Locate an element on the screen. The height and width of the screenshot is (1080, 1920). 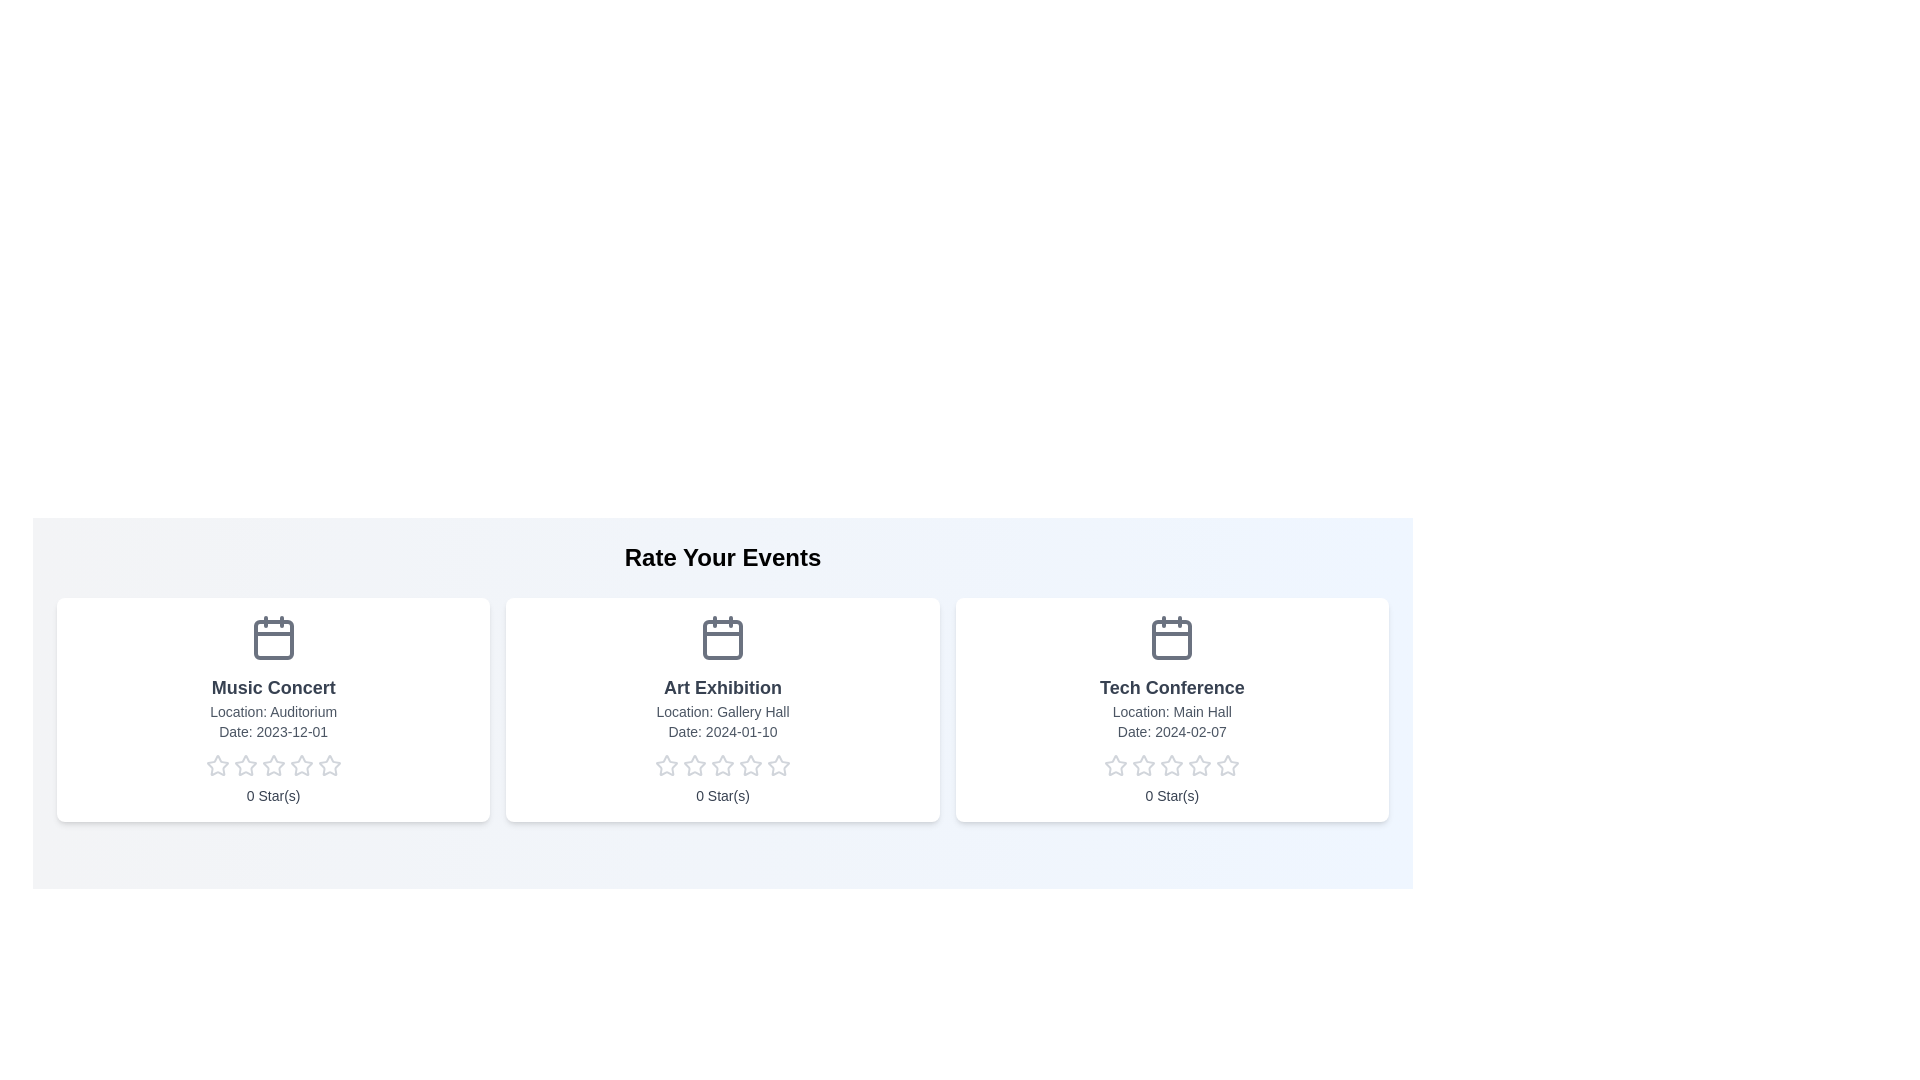
the event card for Music Concert to navigate to its details is located at coordinates (272, 708).